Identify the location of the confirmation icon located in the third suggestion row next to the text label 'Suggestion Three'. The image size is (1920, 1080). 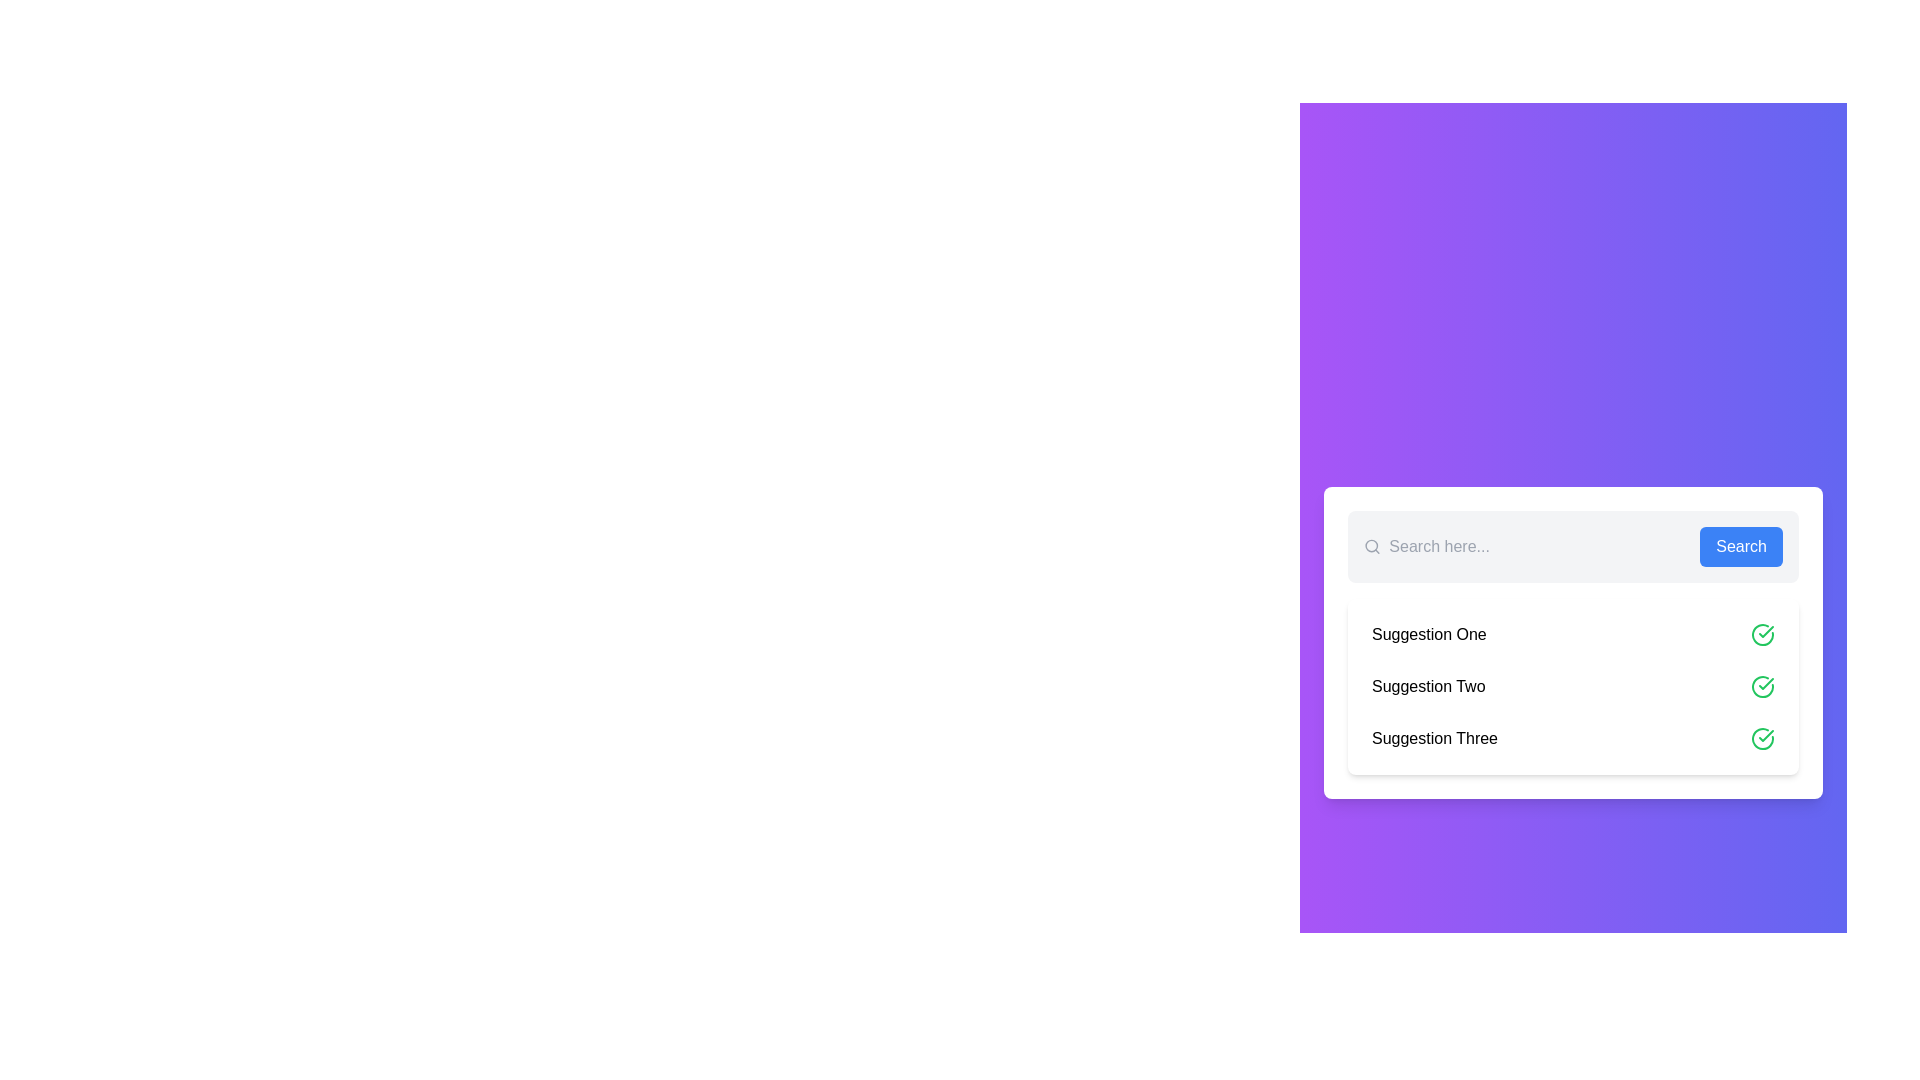
(1766, 682).